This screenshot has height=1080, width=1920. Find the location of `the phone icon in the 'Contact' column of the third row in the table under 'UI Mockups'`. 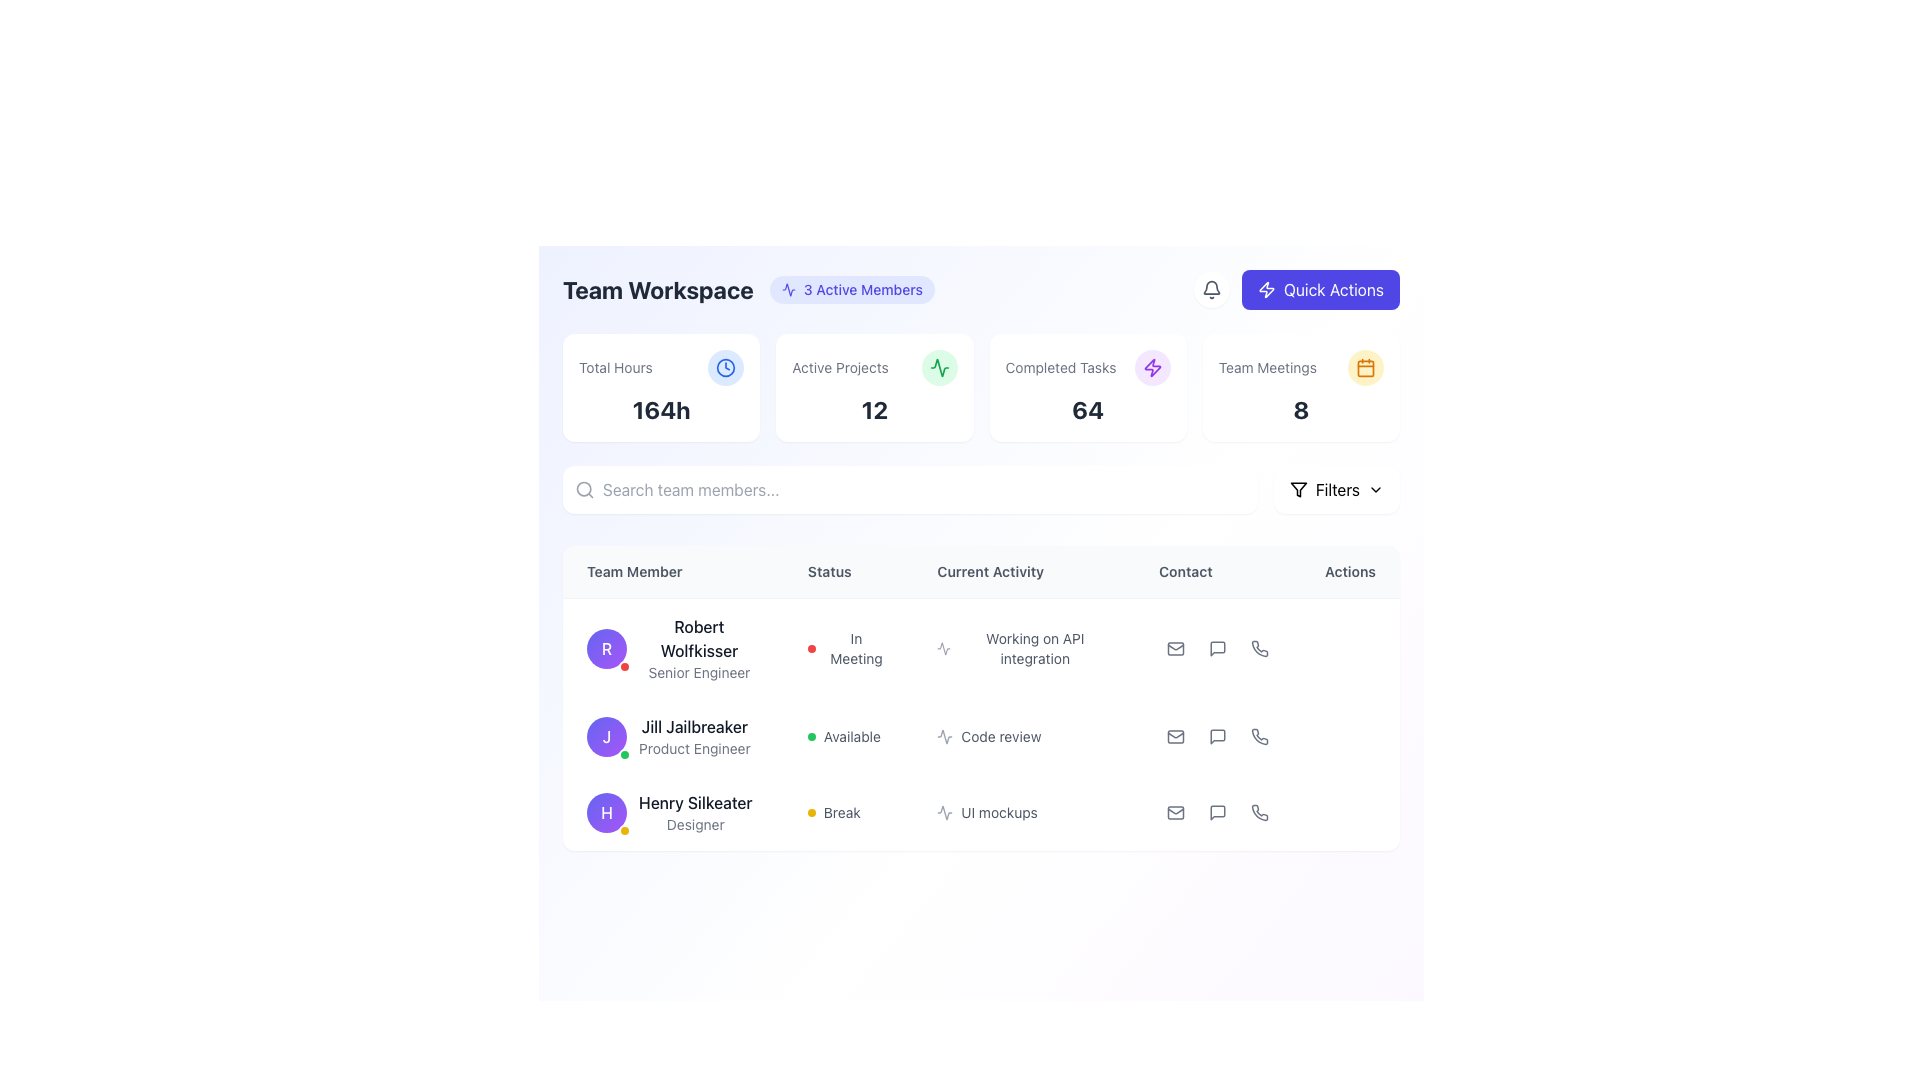

the phone icon in the 'Contact' column of the third row in the table under 'UI Mockups' is located at coordinates (1258, 813).